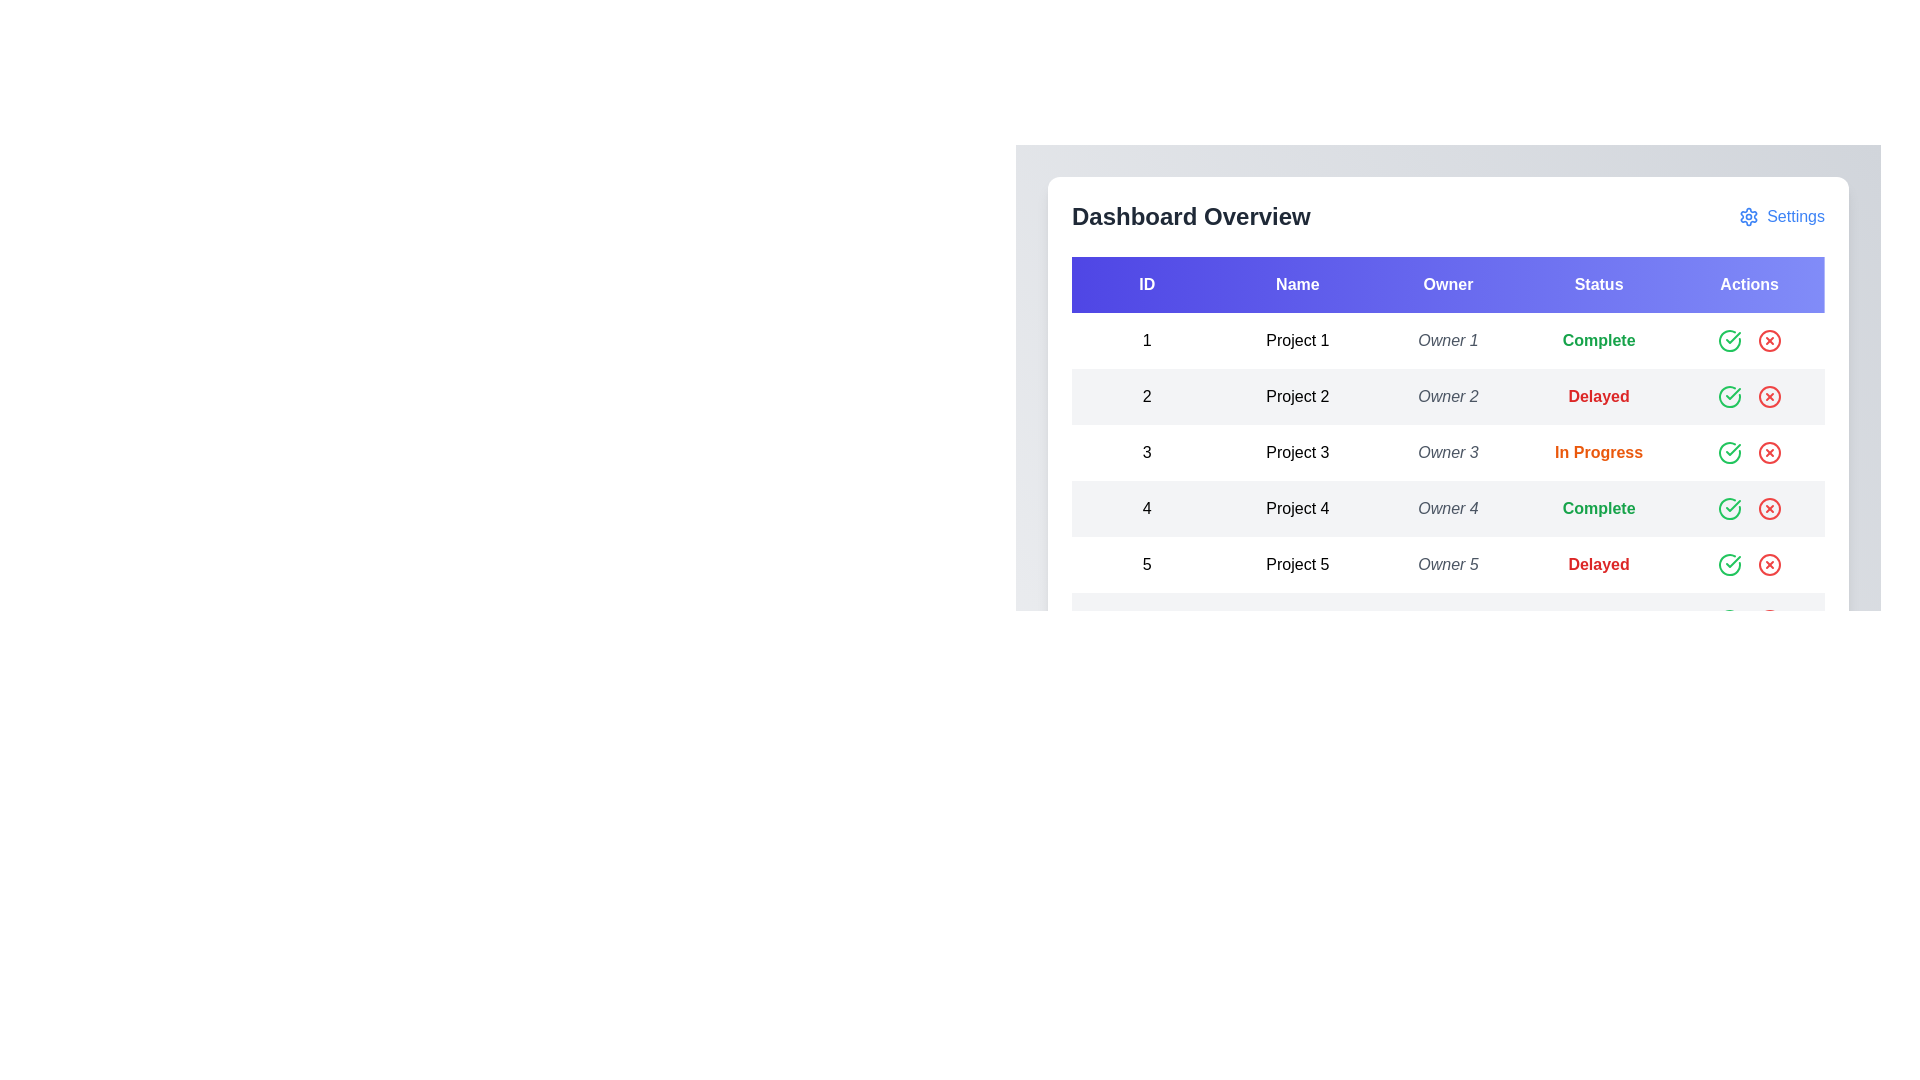  I want to click on the Actions header to sort the table by that column, so click(1748, 285).